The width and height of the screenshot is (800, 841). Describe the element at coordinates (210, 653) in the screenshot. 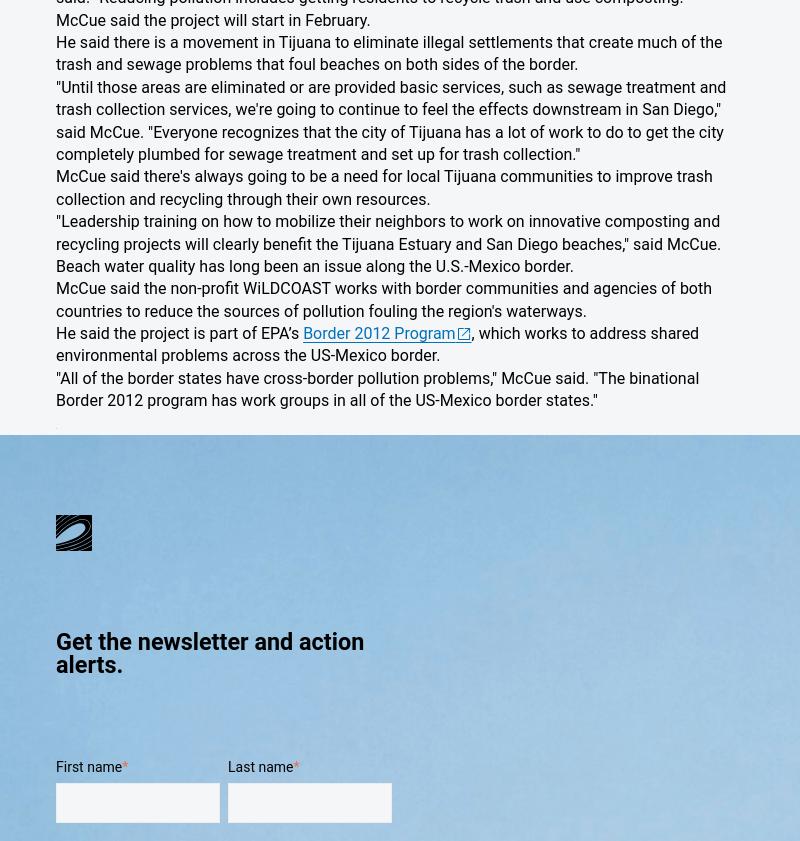

I see `'Get the newsletter and action alerts.'` at that location.